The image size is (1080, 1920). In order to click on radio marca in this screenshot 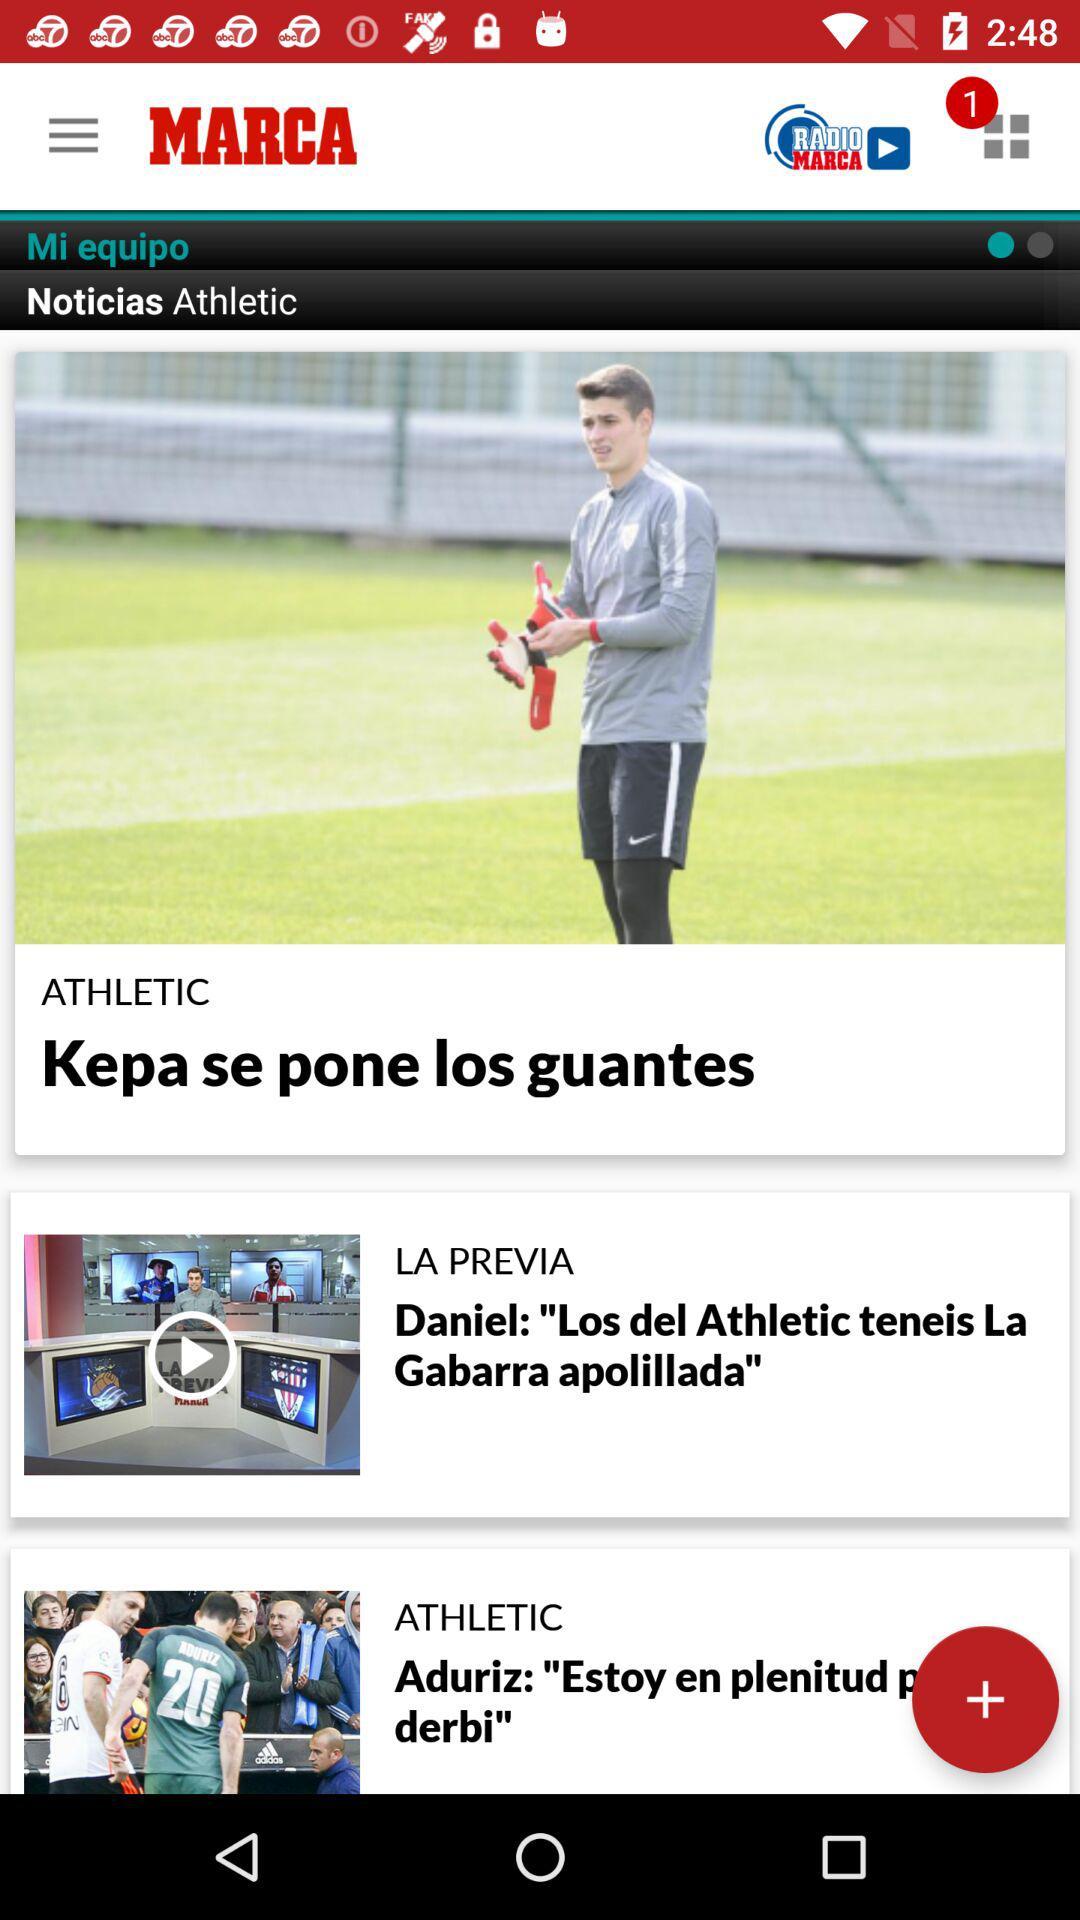, I will do `click(837, 135)`.